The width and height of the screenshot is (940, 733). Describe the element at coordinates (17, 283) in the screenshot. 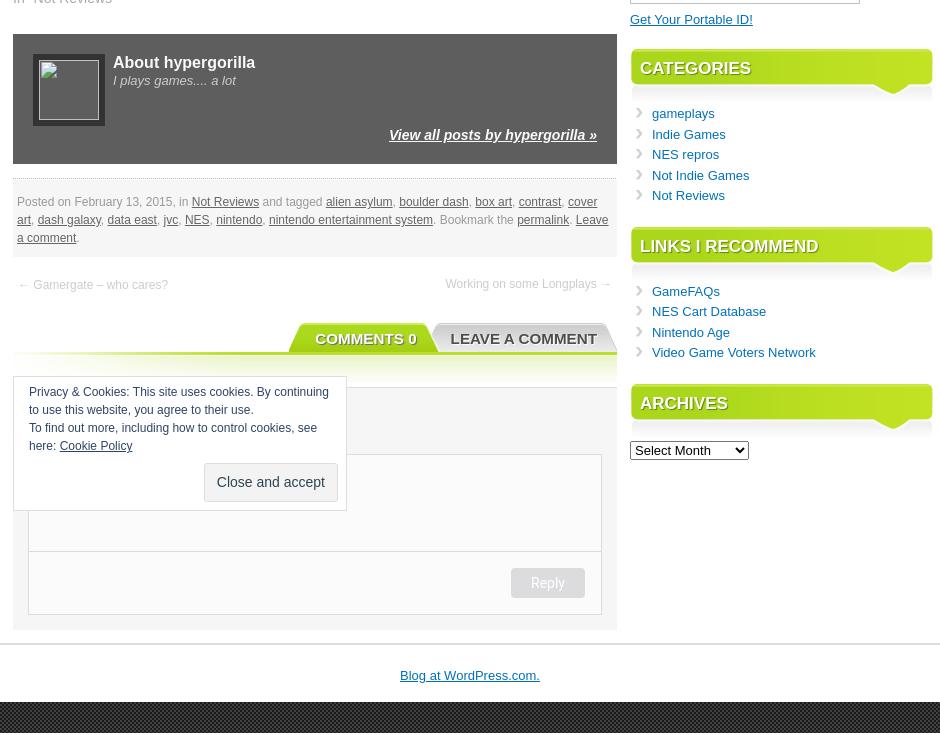

I see `'← Gamergate – who cares?'` at that location.